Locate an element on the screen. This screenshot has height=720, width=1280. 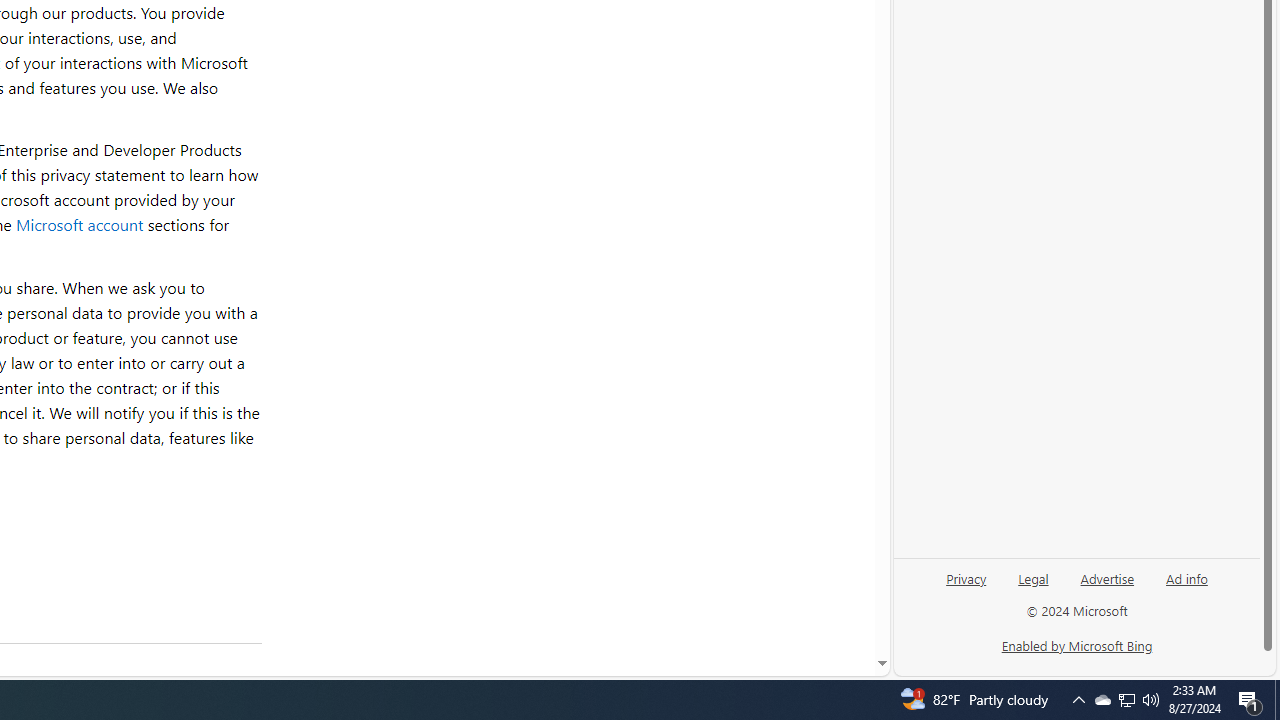
'Microsoft account' is located at coordinates (79, 225).